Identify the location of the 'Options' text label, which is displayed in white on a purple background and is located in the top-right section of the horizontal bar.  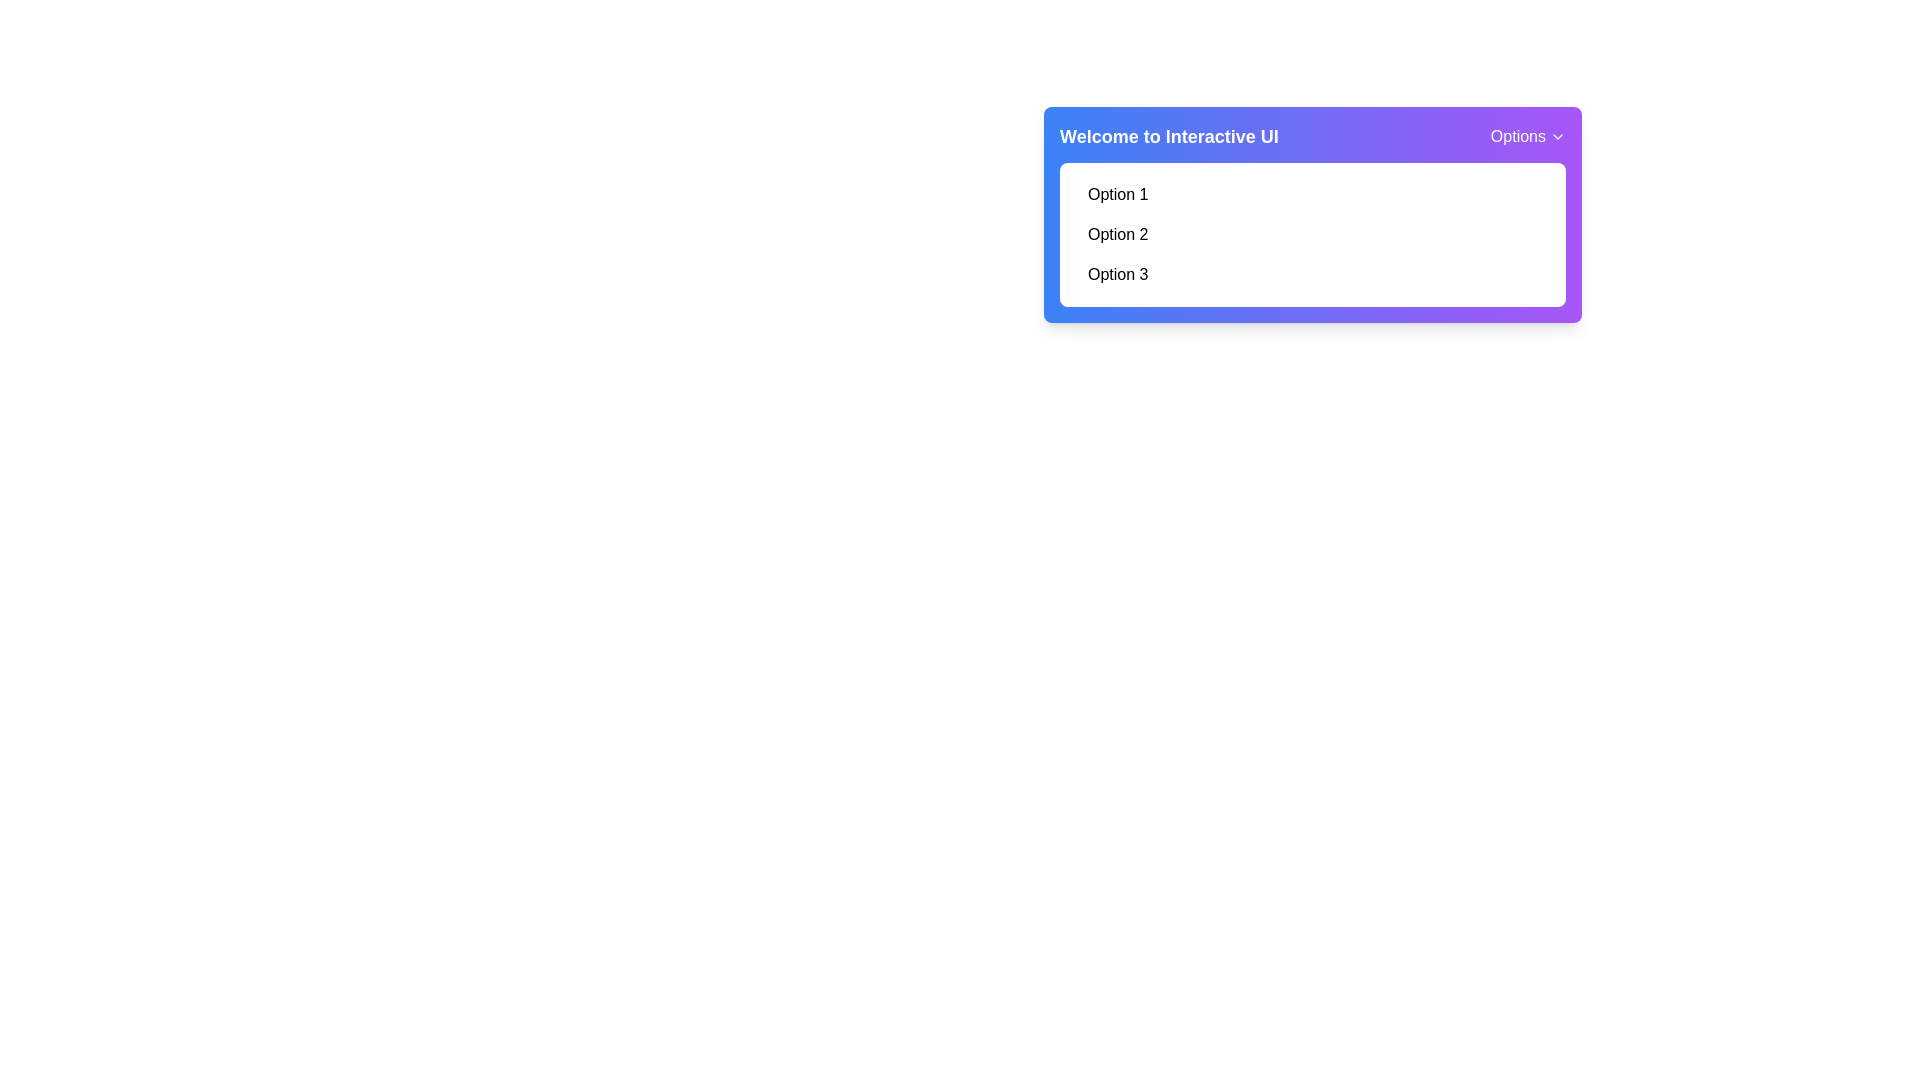
(1518, 136).